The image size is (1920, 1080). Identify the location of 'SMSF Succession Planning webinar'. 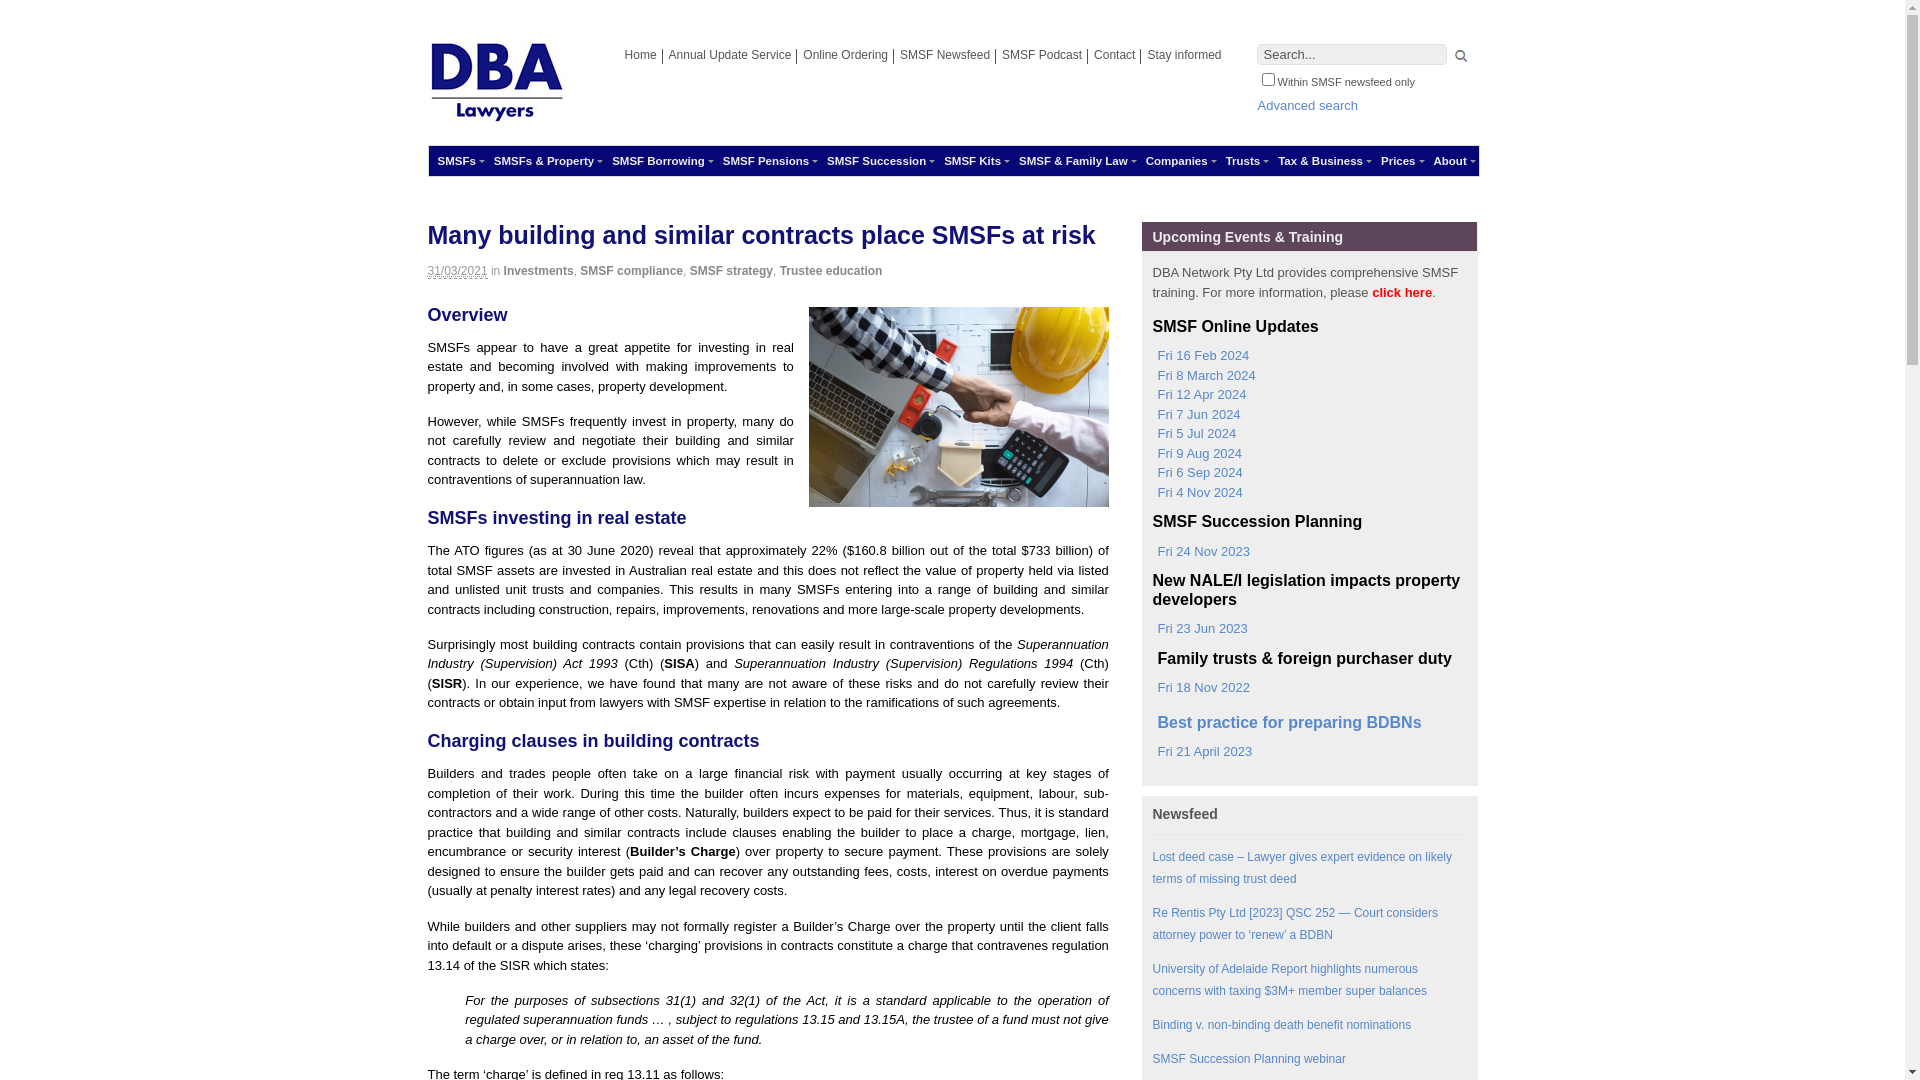
(1247, 1058).